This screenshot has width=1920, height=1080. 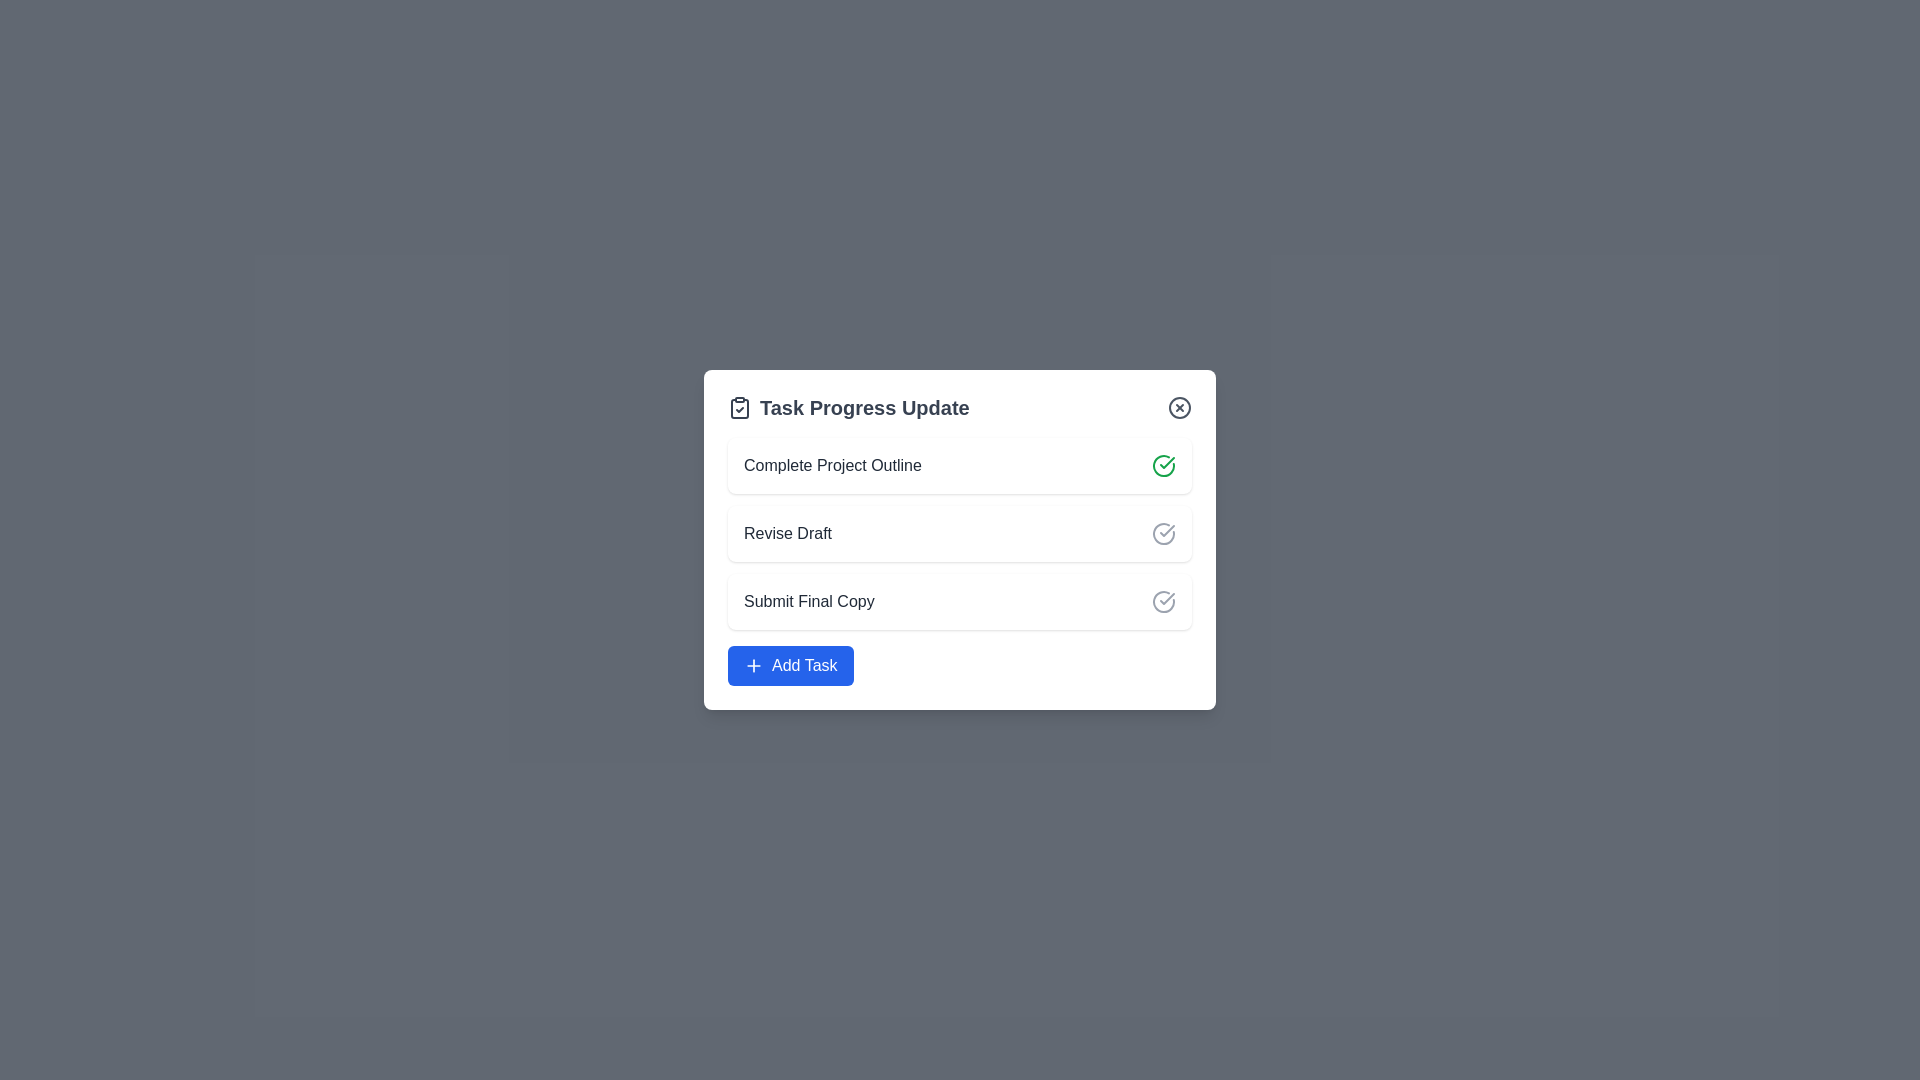 I want to click on the Close button located in the top-right corner of the 'Task Progress Update' section, so click(x=1180, y=407).